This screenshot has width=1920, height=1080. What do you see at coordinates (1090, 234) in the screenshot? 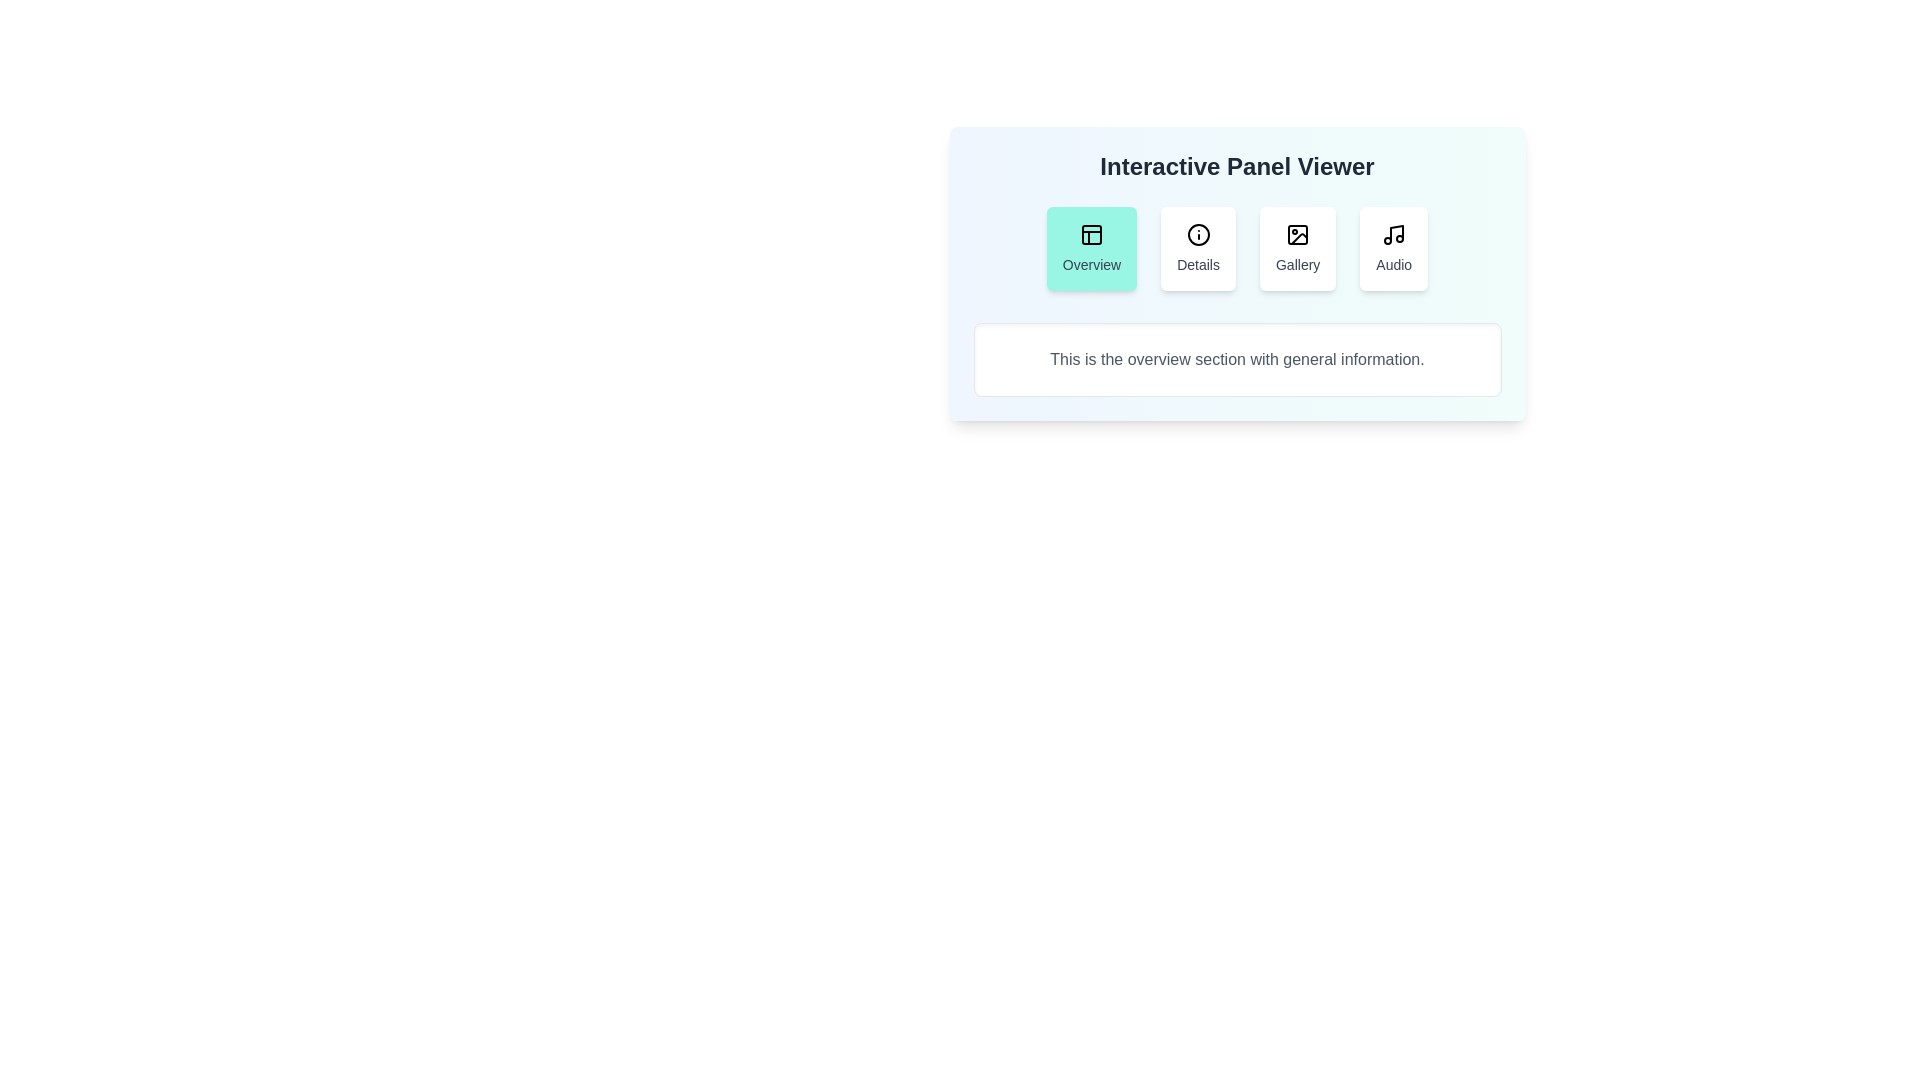
I see `the SVG Icon at the center of the 'Overview' card` at bounding box center [1090, 234].